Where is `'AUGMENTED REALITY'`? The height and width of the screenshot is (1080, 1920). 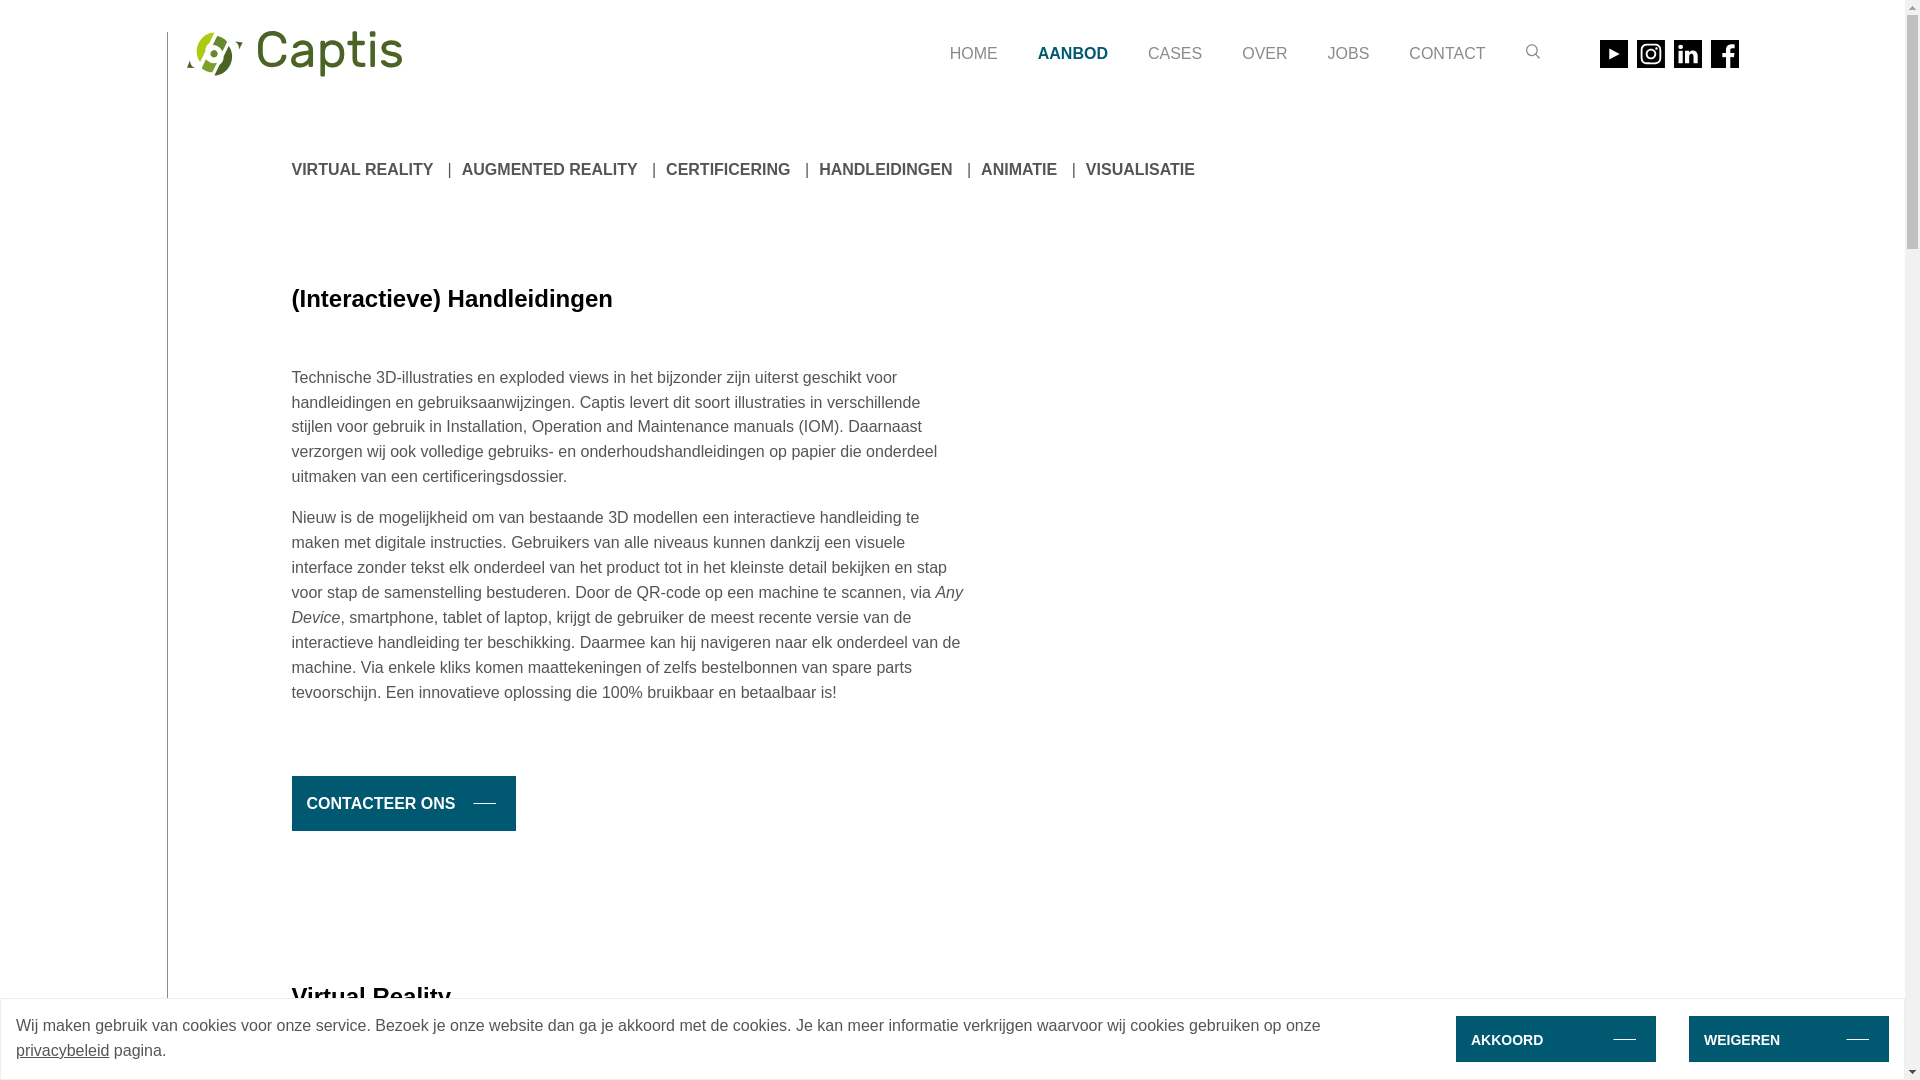
'AUGMENTED REALITY' is located at coordinates (550, 168).